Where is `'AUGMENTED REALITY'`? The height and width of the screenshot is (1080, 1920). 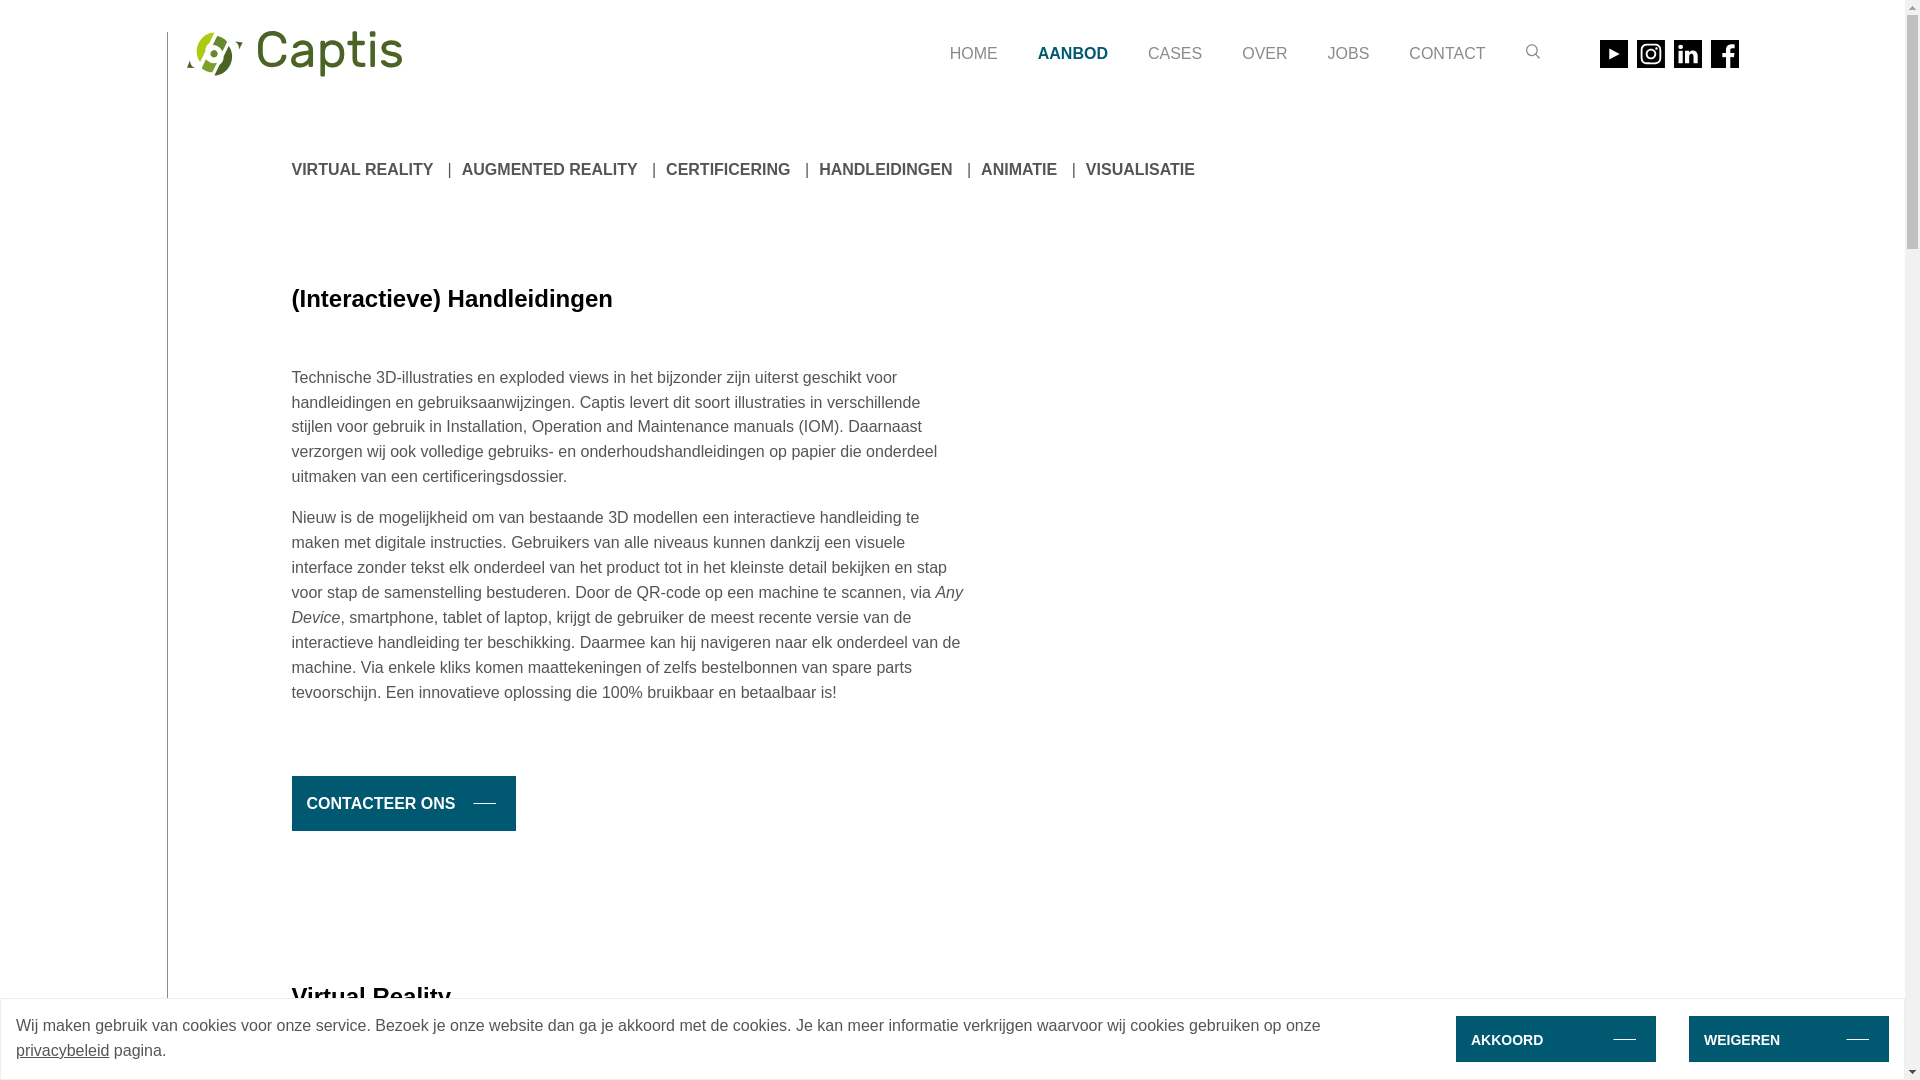
'AUGMENTED REALITY' is located at coordinates (550, 168).